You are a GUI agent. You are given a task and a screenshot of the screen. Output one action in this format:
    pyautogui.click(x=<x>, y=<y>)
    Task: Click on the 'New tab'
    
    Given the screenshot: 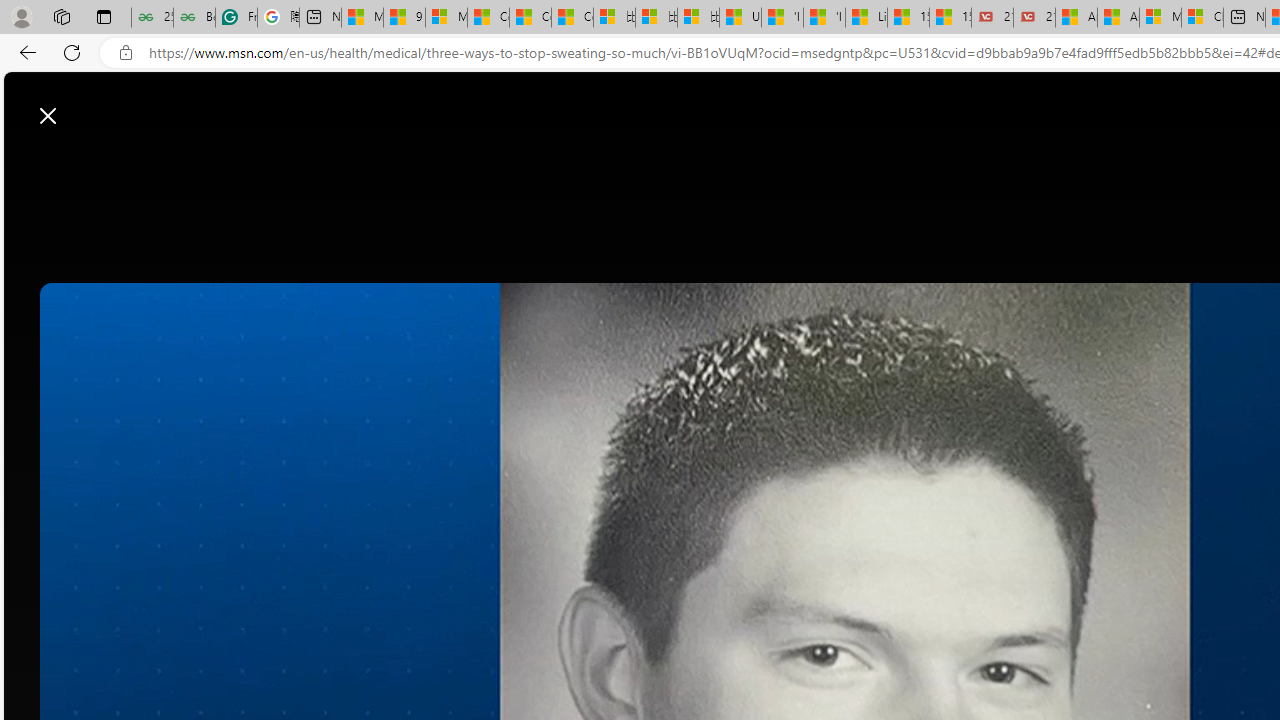 What is the action you would take?
    pyautogui.click(x=1243, y=17)
    